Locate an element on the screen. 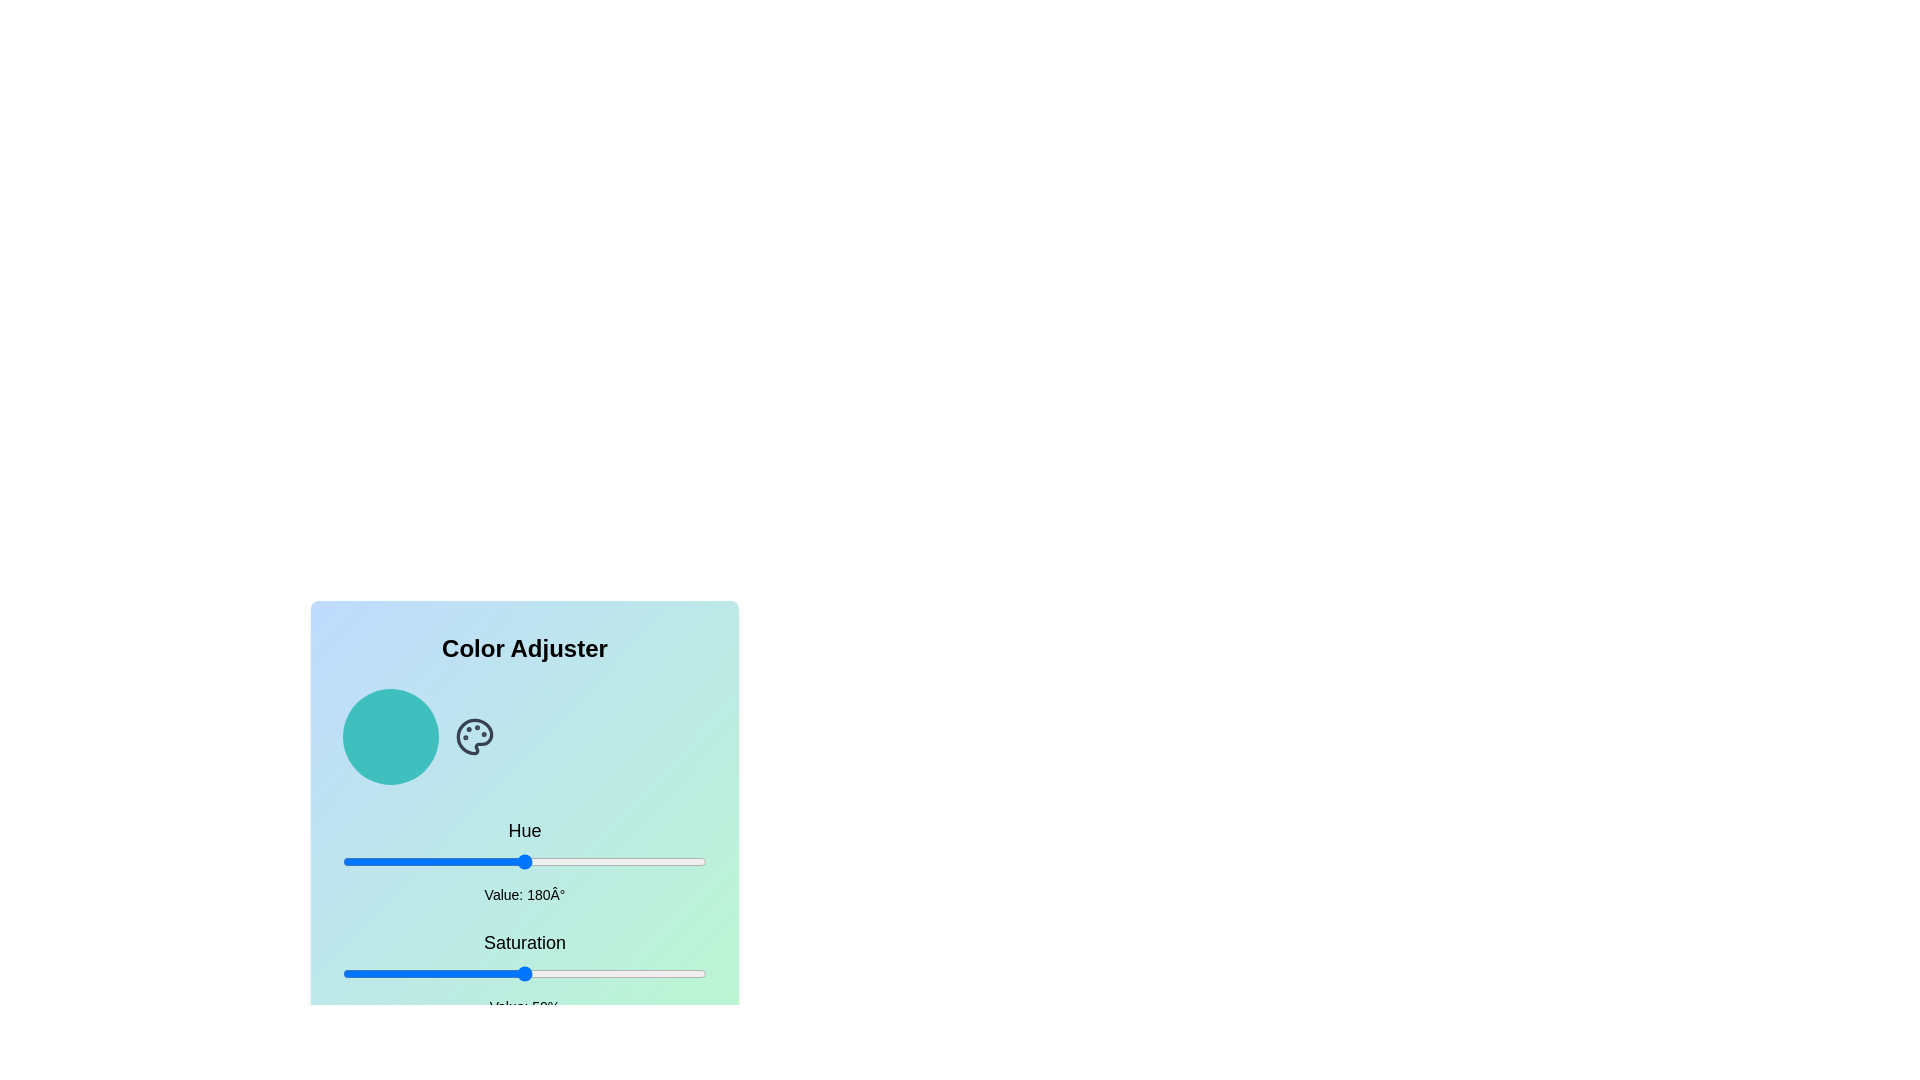  the saturation slider to set the saturation to 77% is located at coordinates (622, 973).